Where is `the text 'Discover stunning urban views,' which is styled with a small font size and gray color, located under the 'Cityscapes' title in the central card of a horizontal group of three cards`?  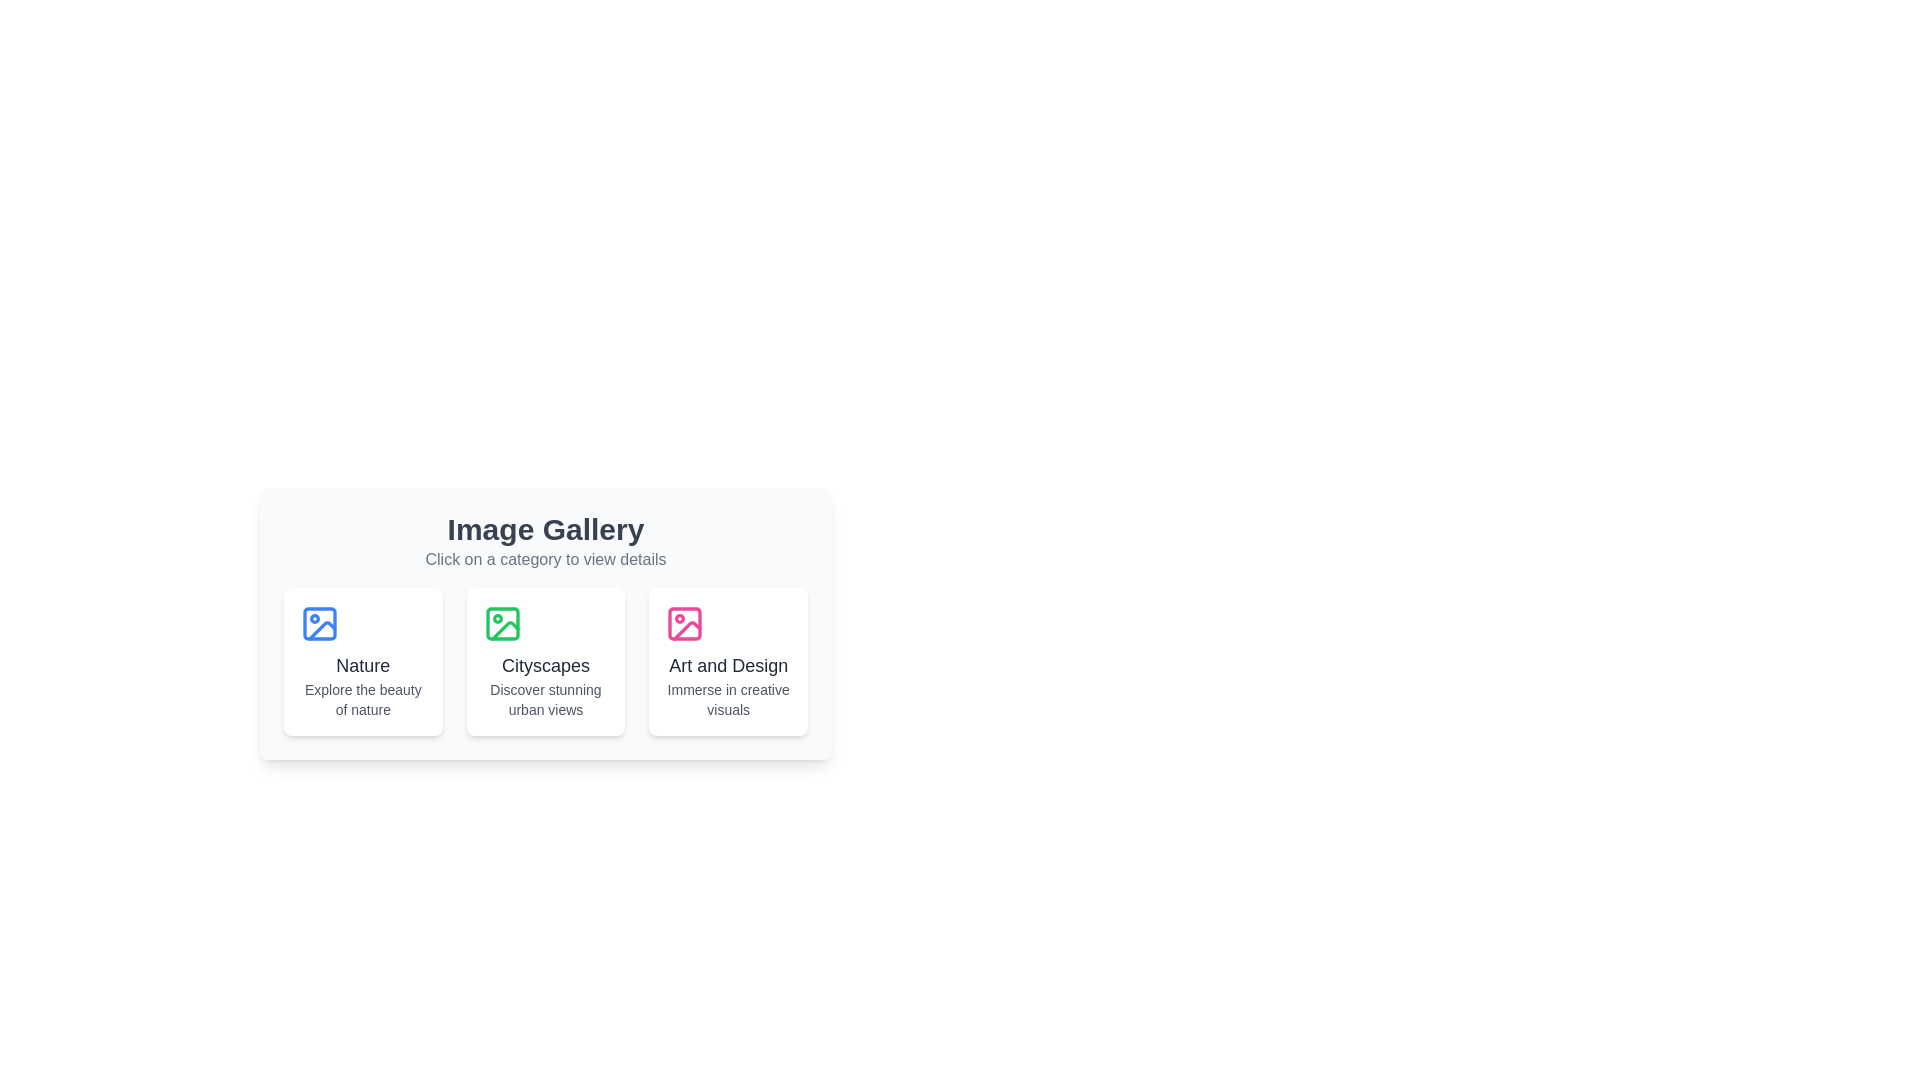
the text 'Discover stunning urban views,' which is styled with a small font size and gray color, located under the 'Cityscapes' title in the central card of a horizontal group of three cards is located at coordinates (546, 698).